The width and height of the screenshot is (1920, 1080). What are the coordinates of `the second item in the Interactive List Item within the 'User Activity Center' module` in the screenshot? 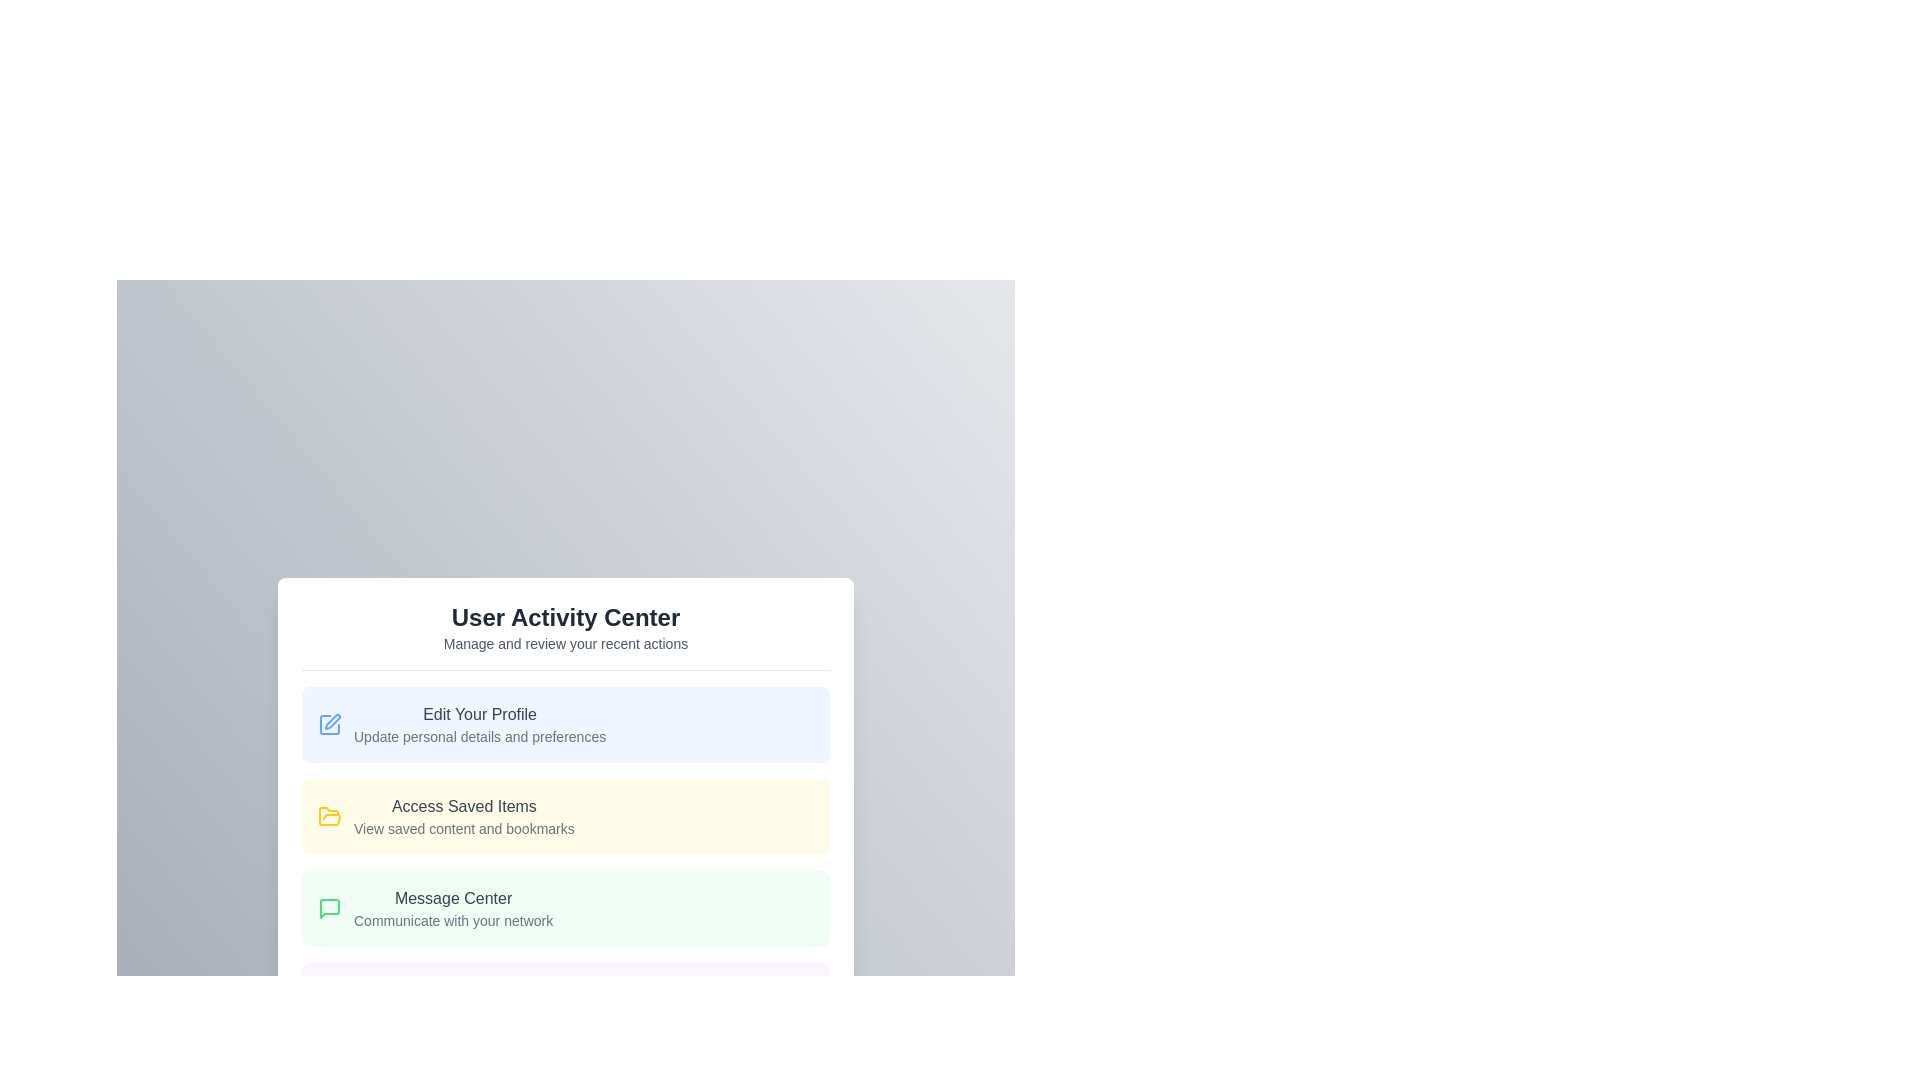 It's located at (565, 861).